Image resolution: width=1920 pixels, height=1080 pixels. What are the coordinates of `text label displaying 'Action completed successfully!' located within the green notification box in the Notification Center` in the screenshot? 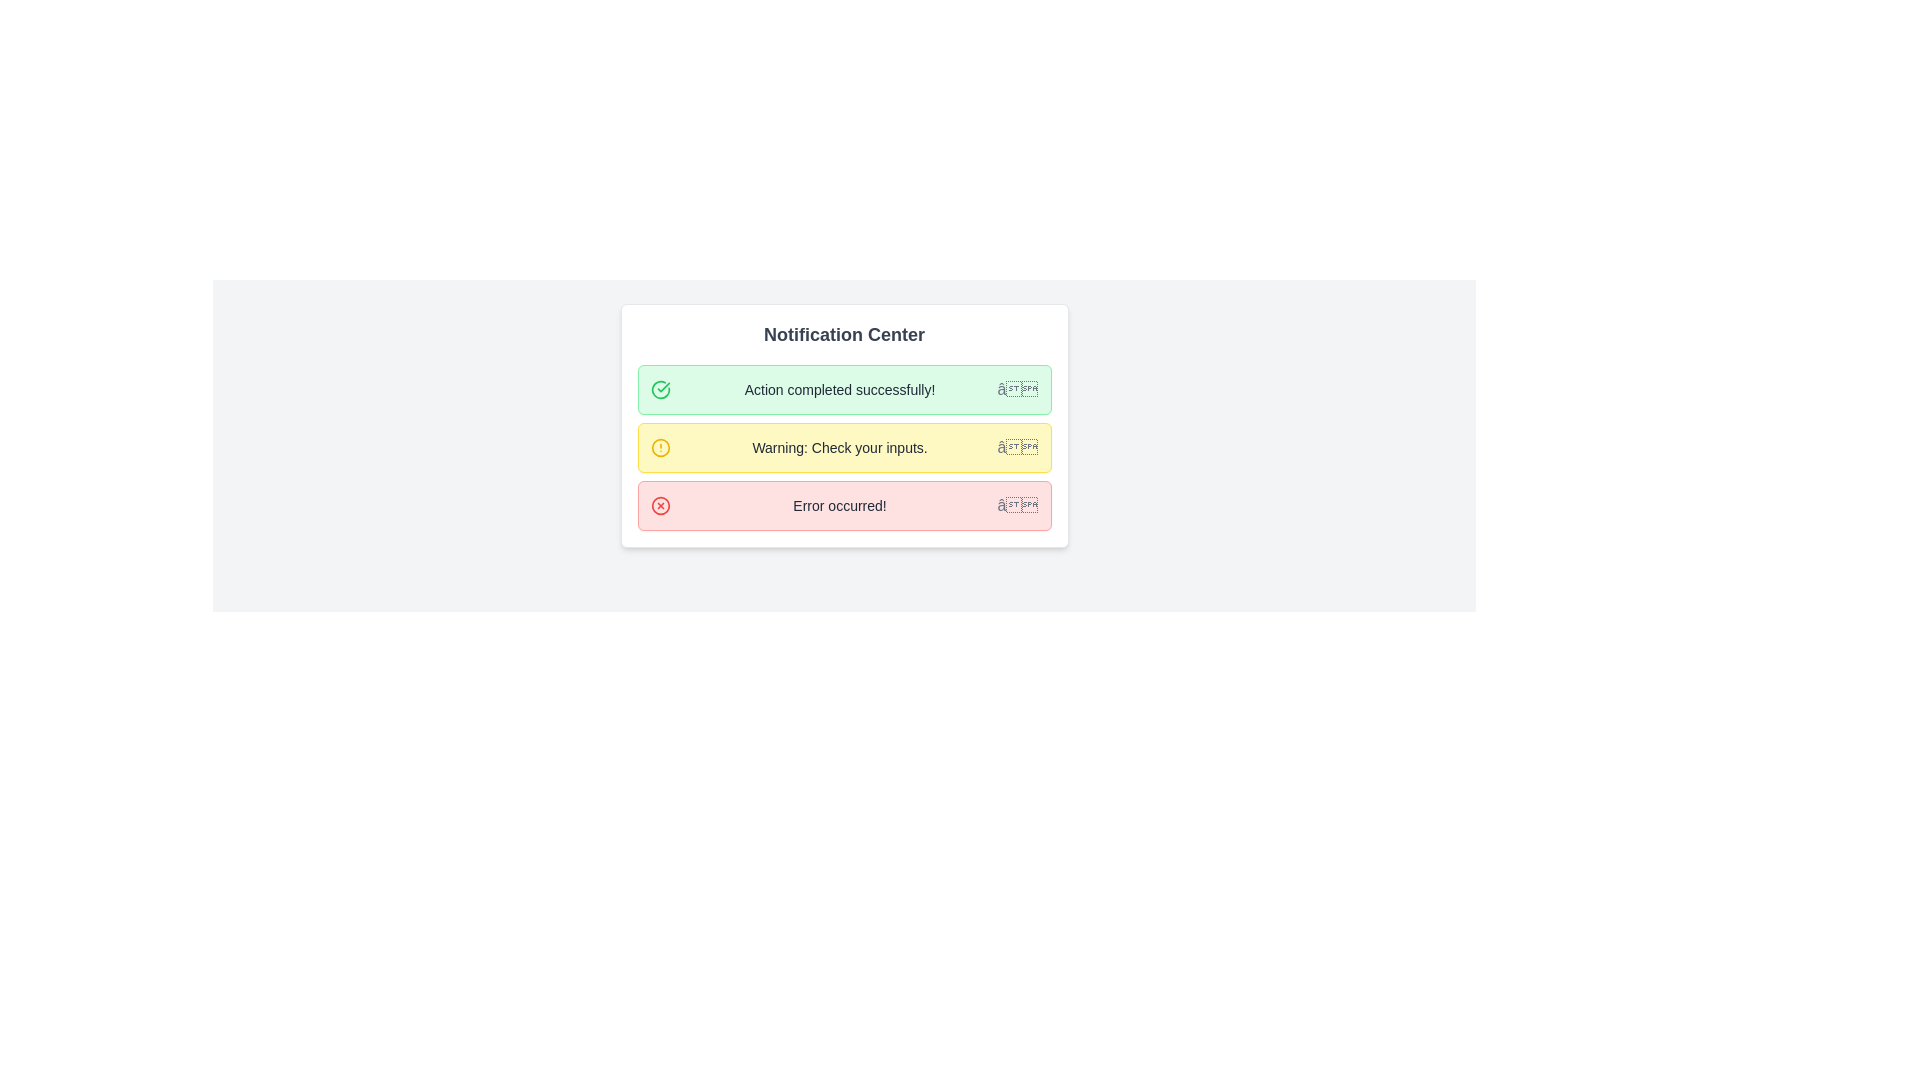 It's located at (840, 389).